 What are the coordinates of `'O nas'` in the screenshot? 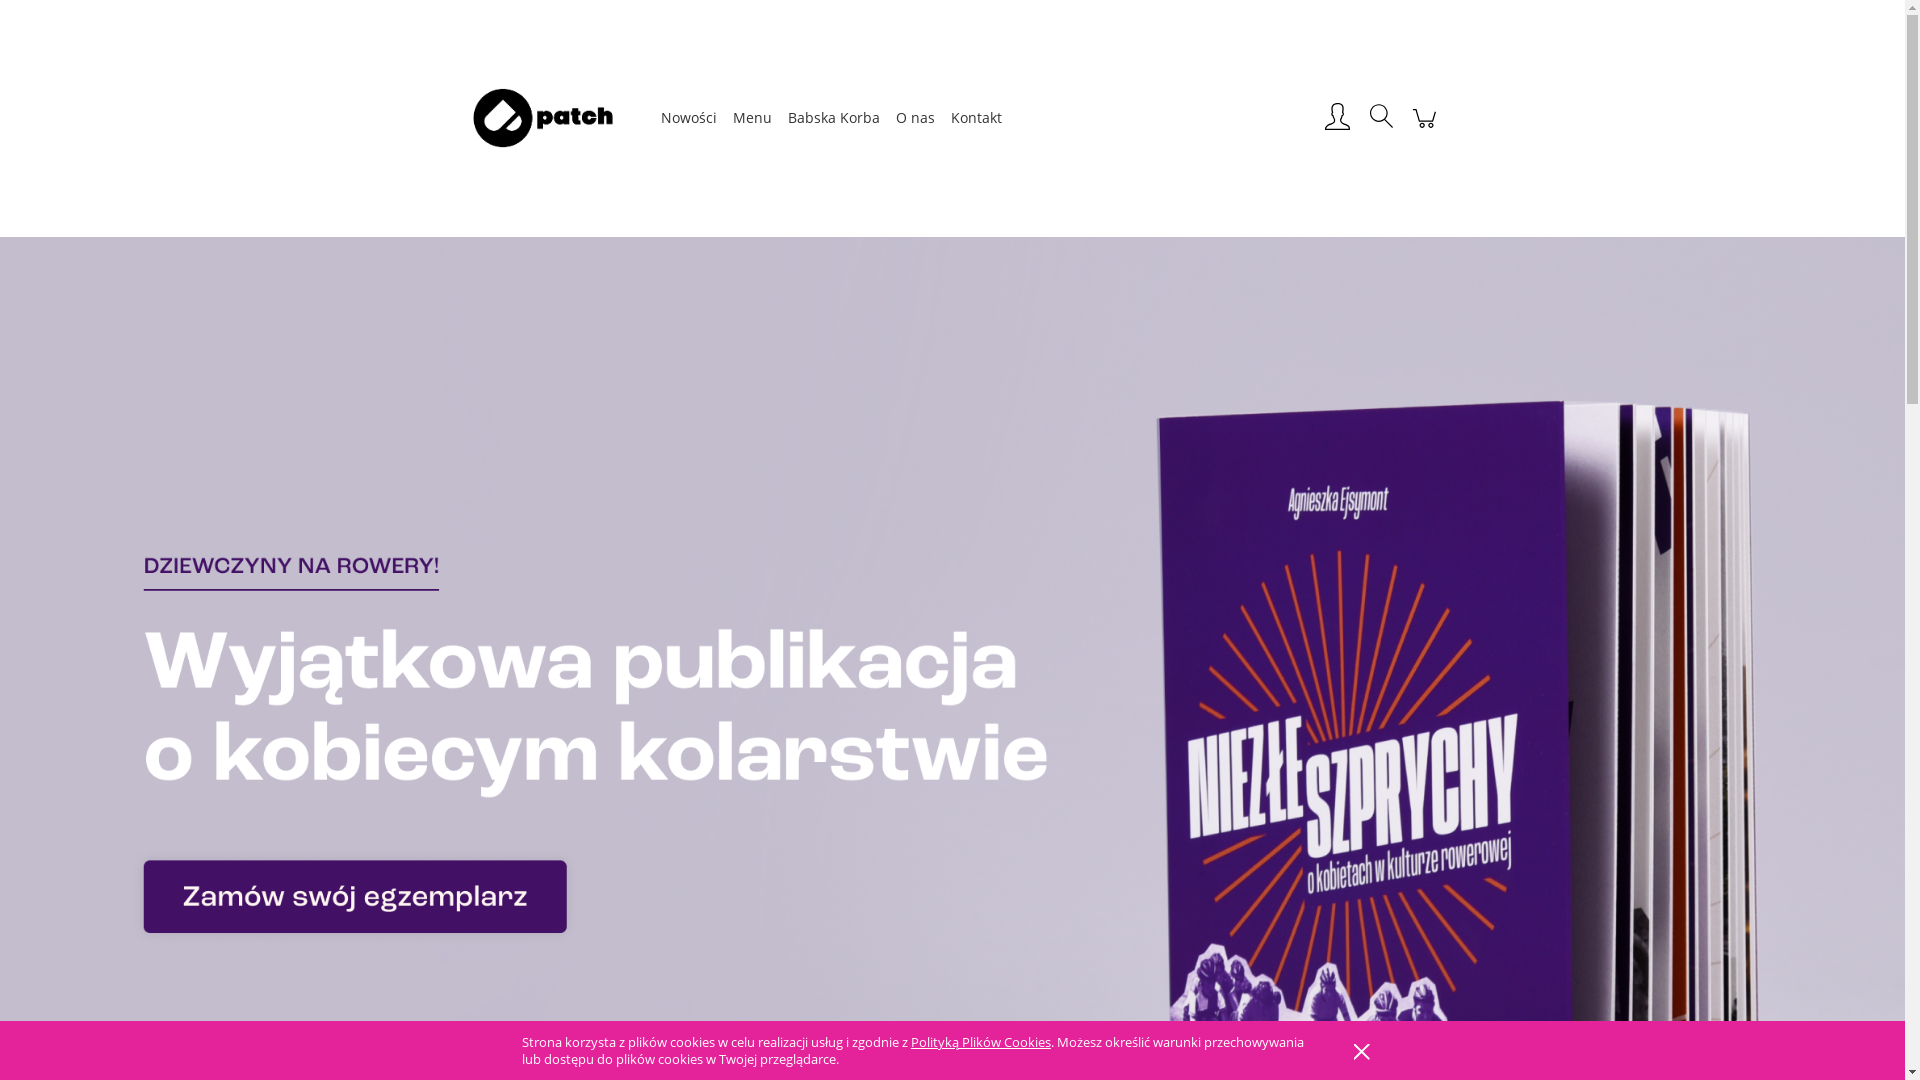 It's located at (887, 117).